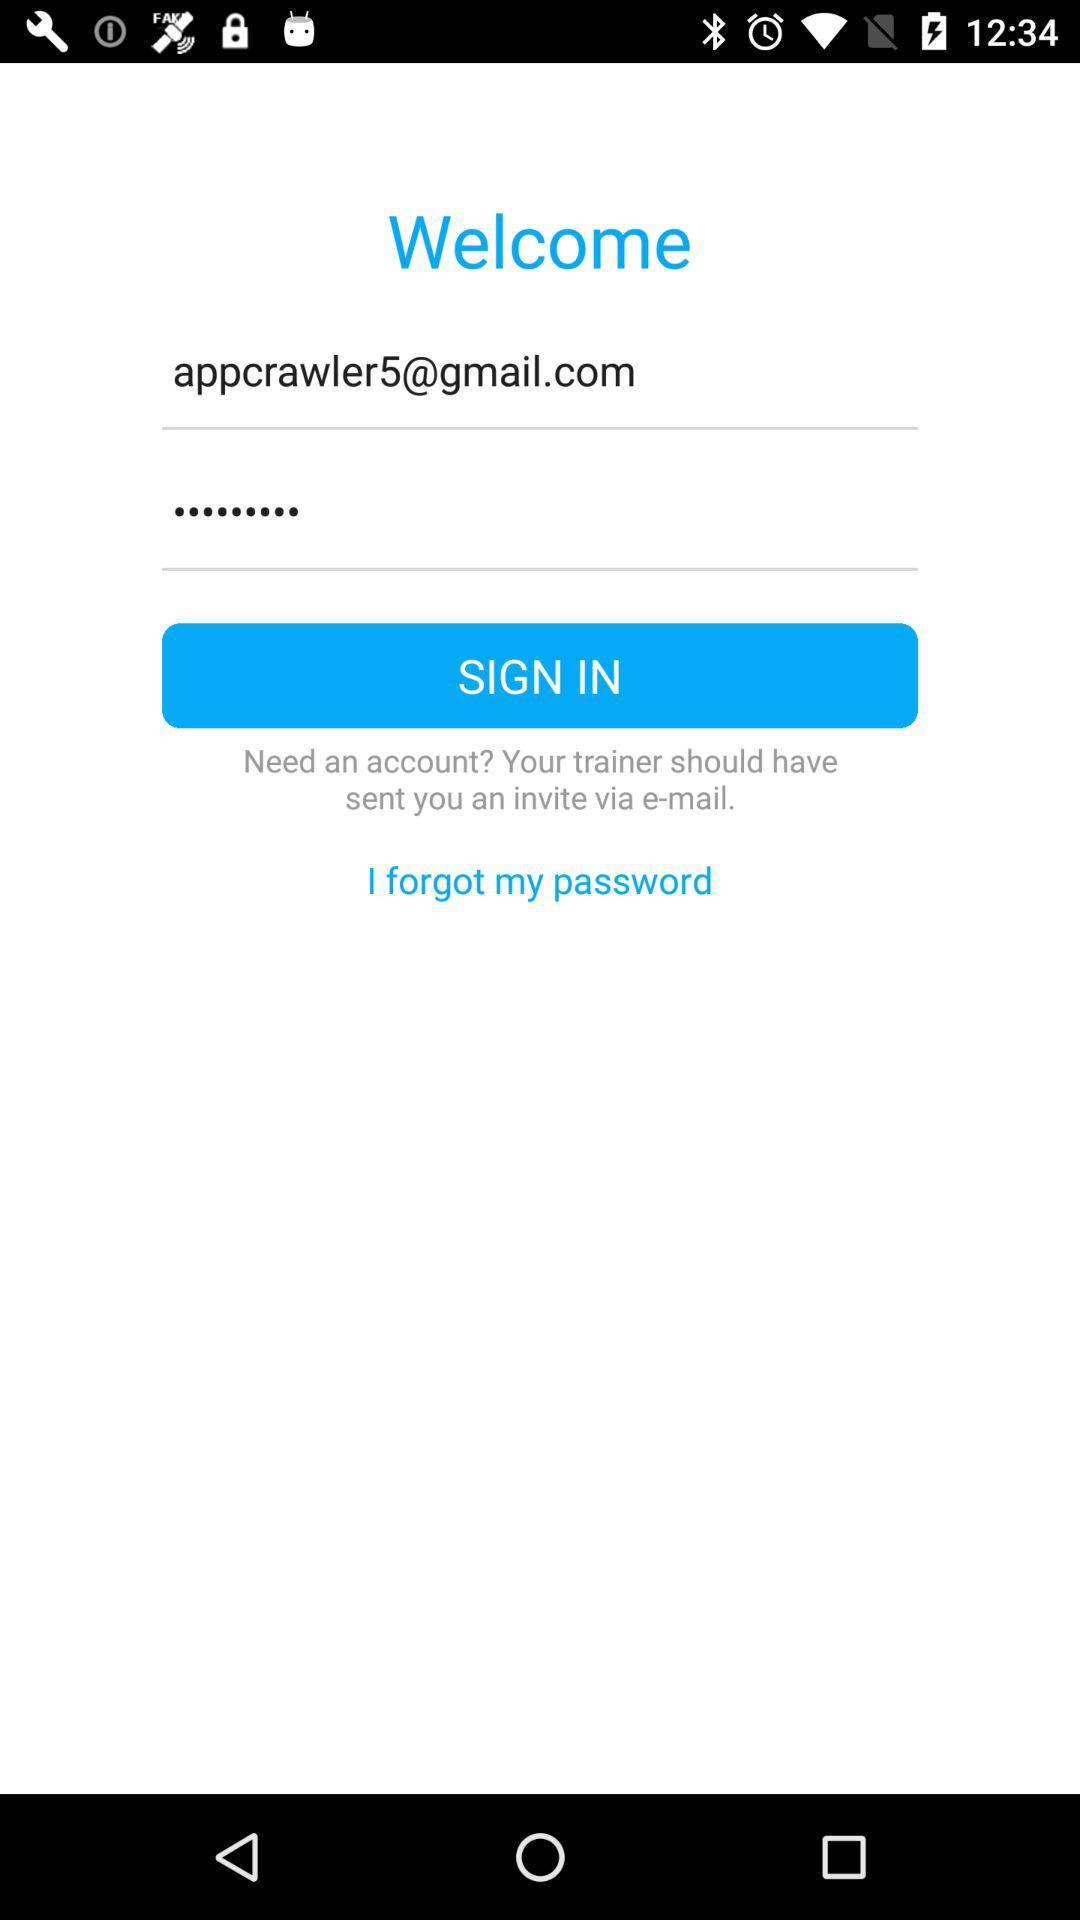 The height and width of the screenshot is (1920, 1080). I want to click on the item below the appcrawler5@gmail.com item, so click(540, 427).